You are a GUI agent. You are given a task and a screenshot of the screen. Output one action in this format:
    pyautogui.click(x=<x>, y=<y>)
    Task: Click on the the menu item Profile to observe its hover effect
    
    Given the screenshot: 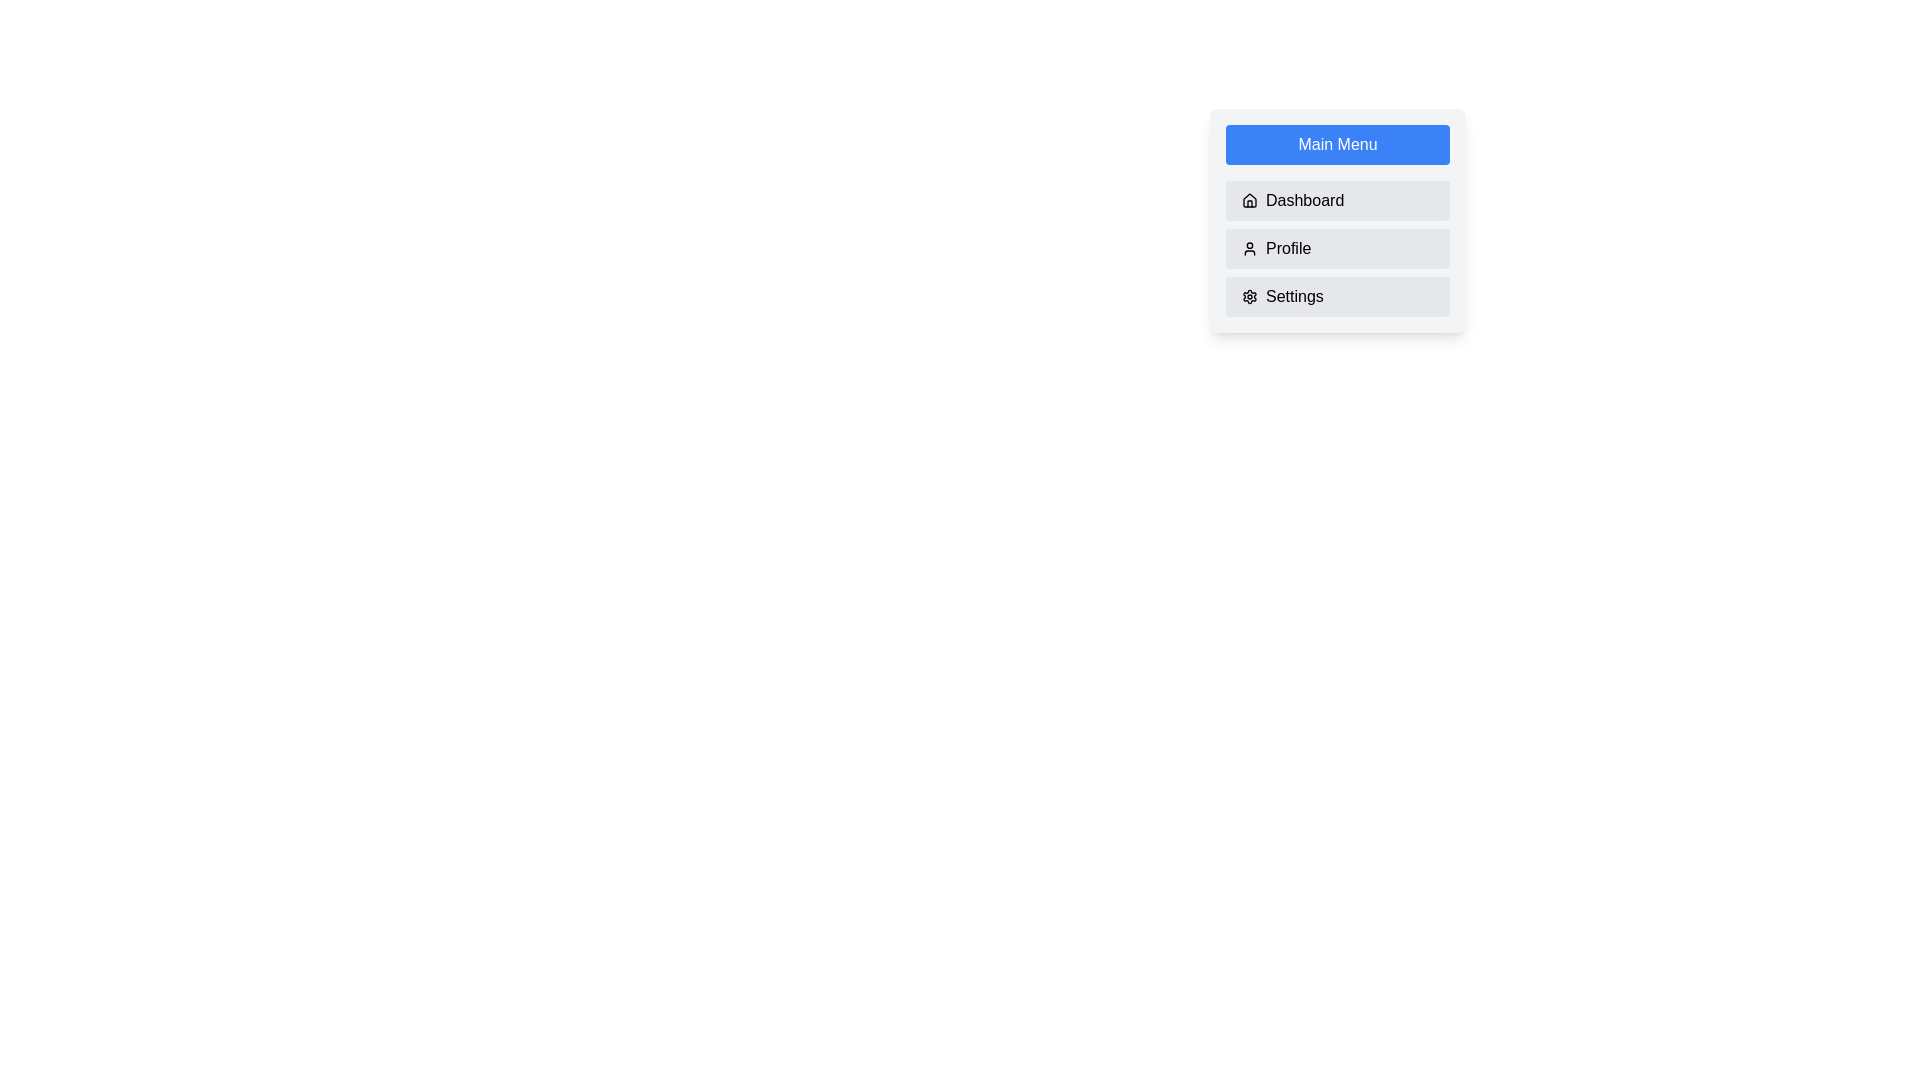 What is the action you would take?
    pyautogui.click(x=1338, y=248)
    